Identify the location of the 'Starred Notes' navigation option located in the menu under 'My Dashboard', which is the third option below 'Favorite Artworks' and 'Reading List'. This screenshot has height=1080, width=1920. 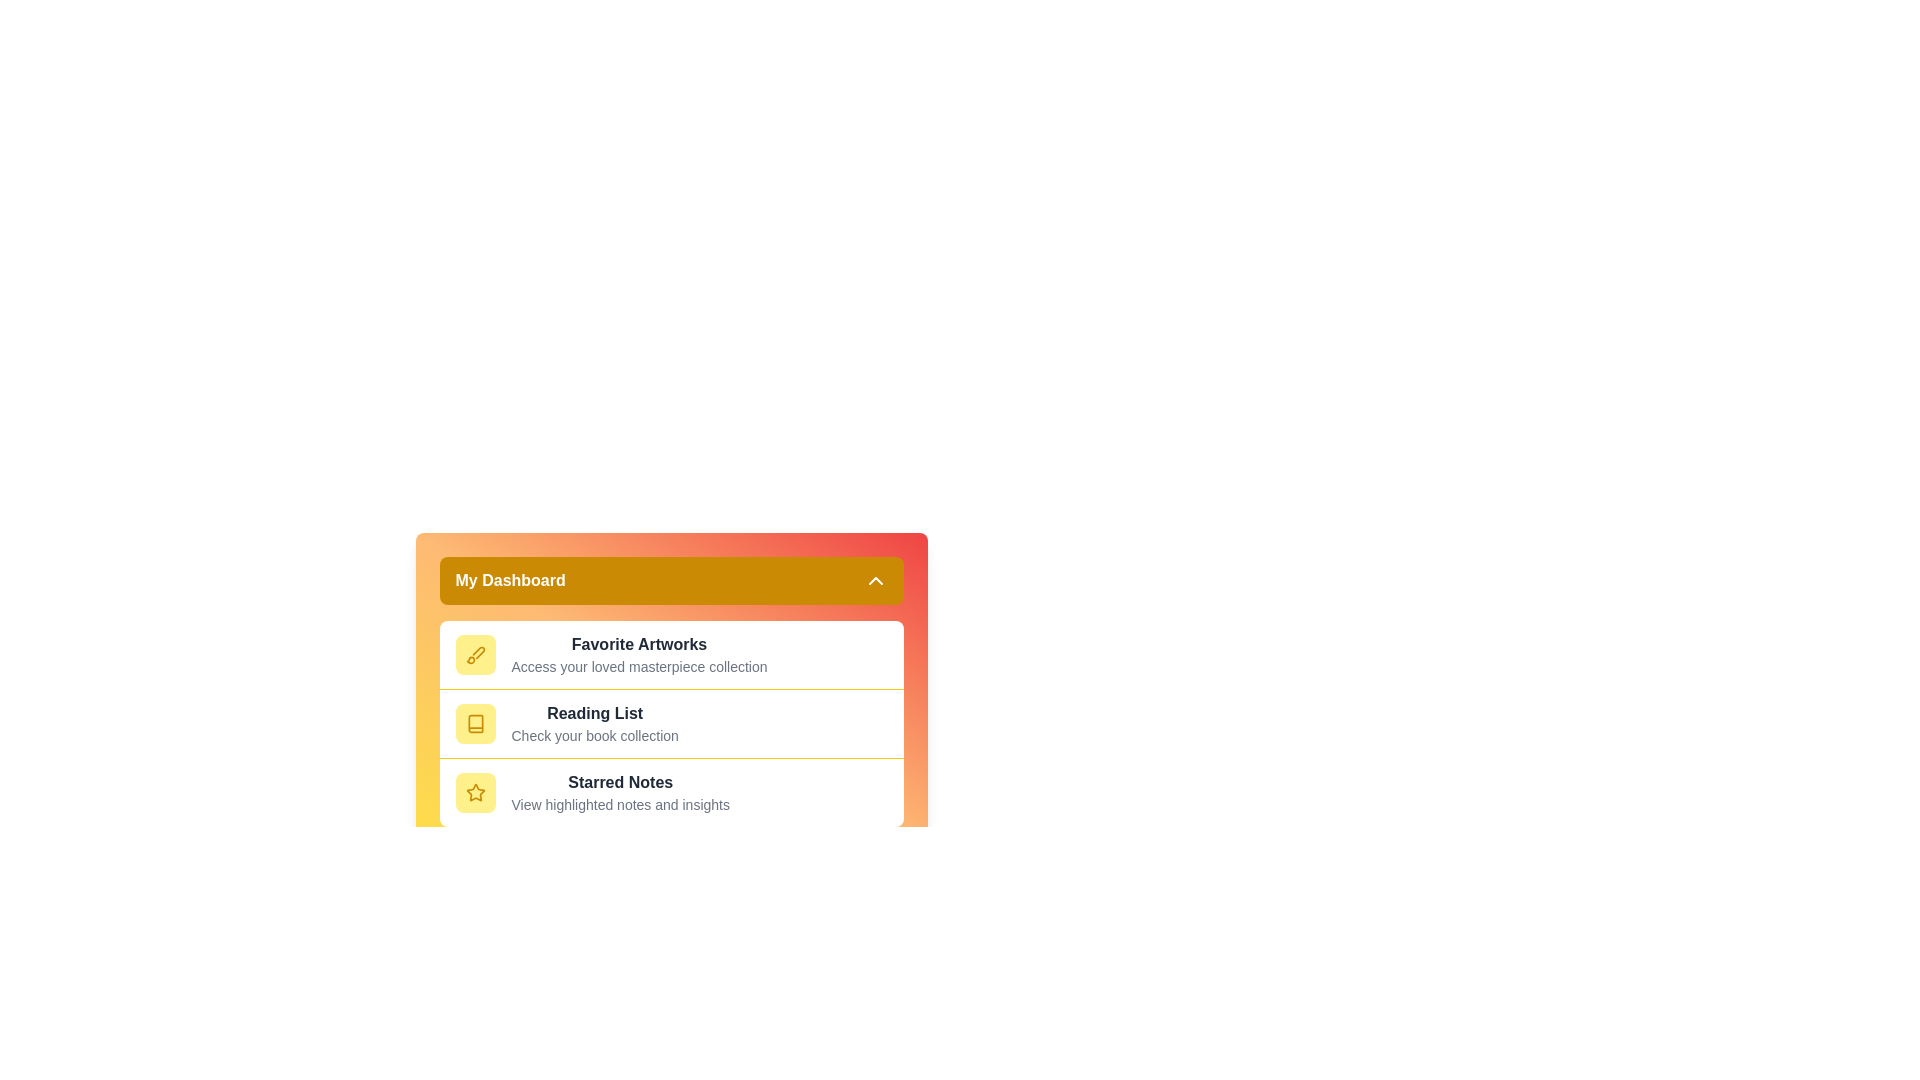
(619, 792).